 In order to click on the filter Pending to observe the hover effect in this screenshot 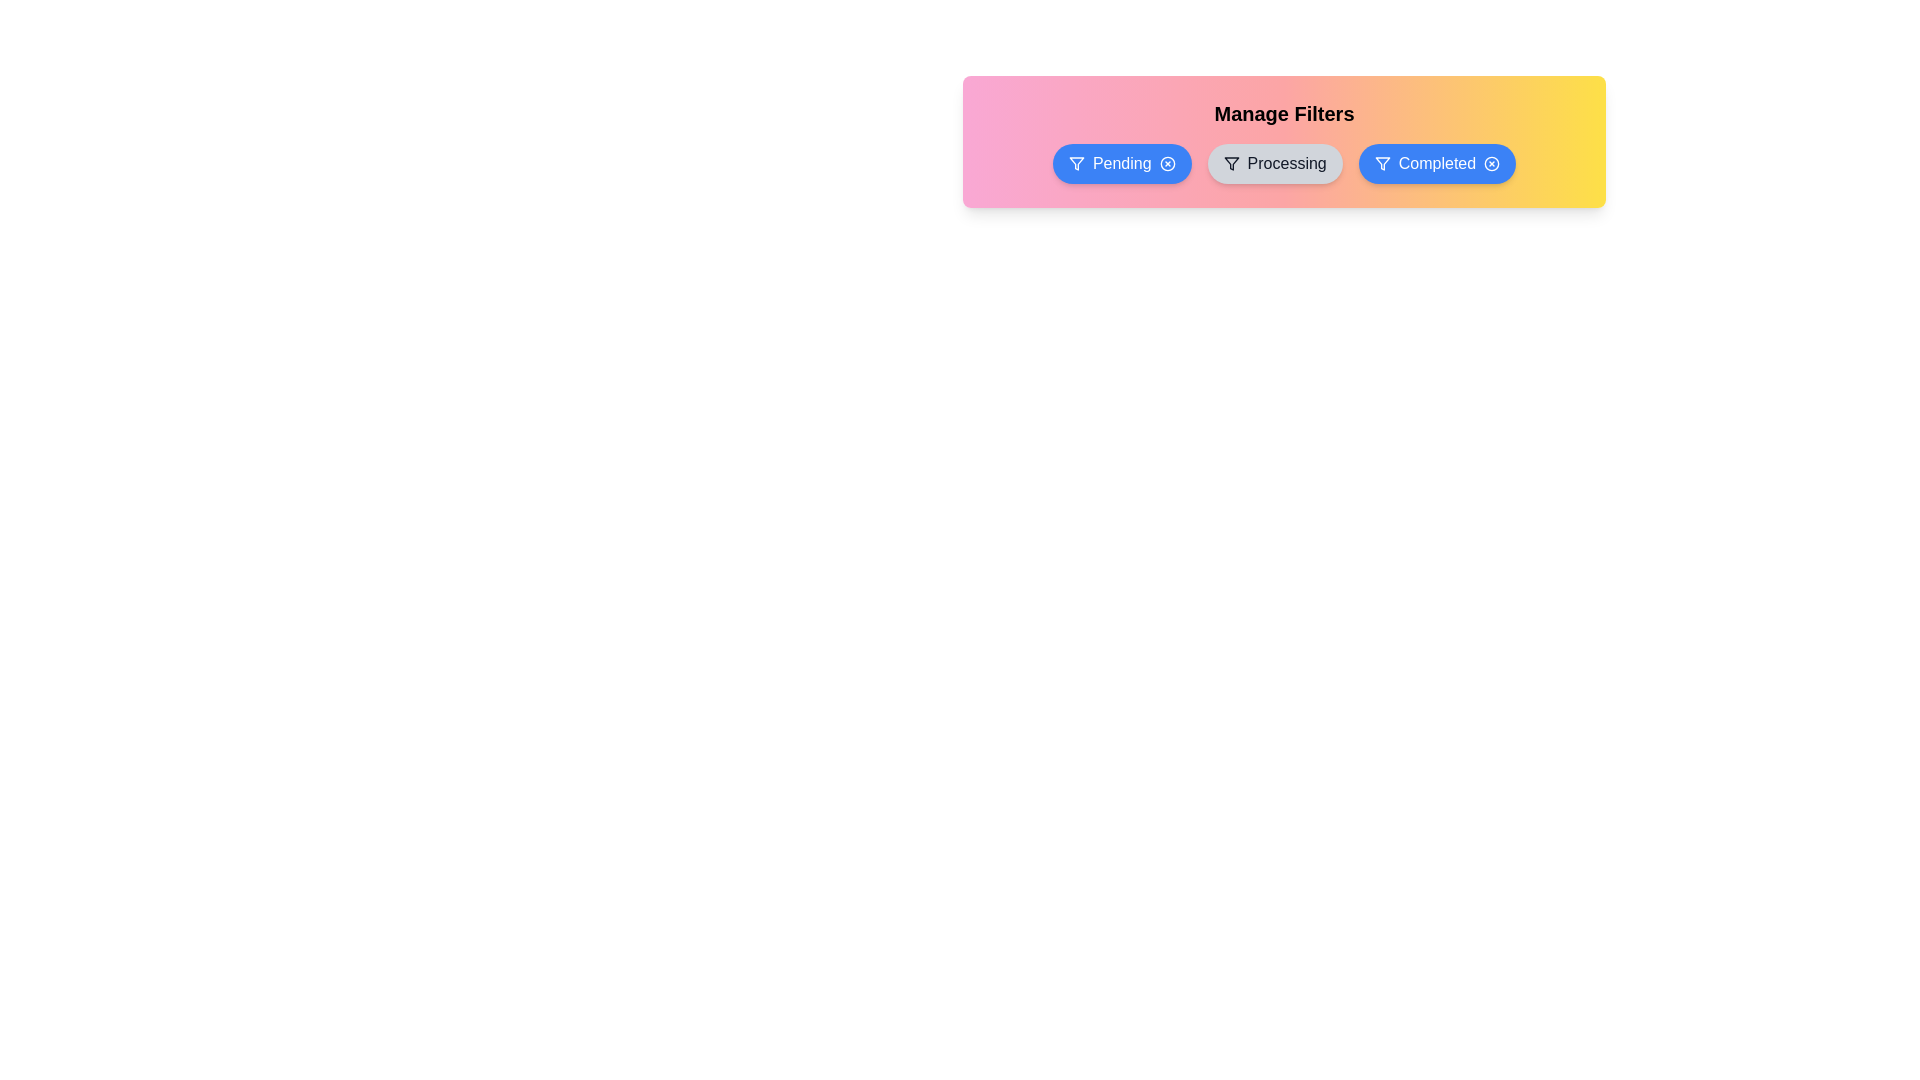, I will do `click(1122, 163)`.